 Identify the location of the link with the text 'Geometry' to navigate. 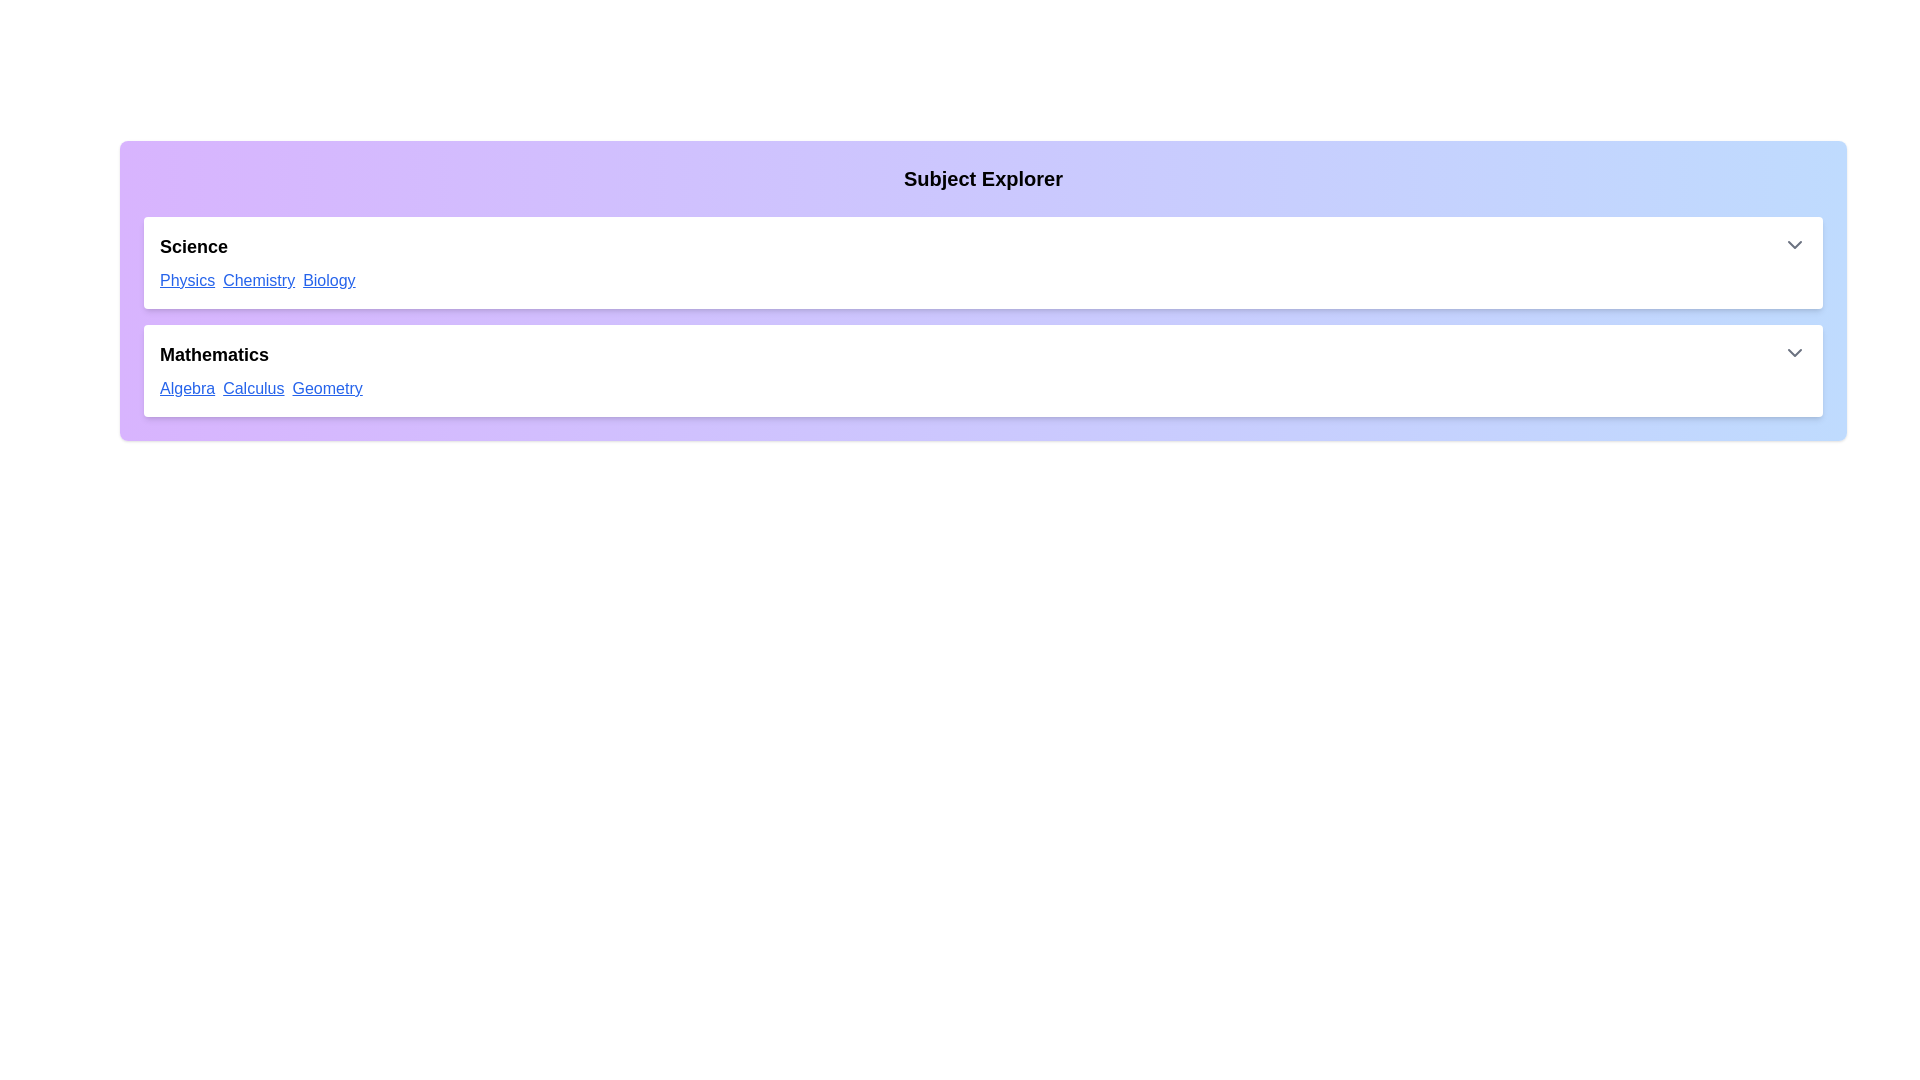
(327, 389).